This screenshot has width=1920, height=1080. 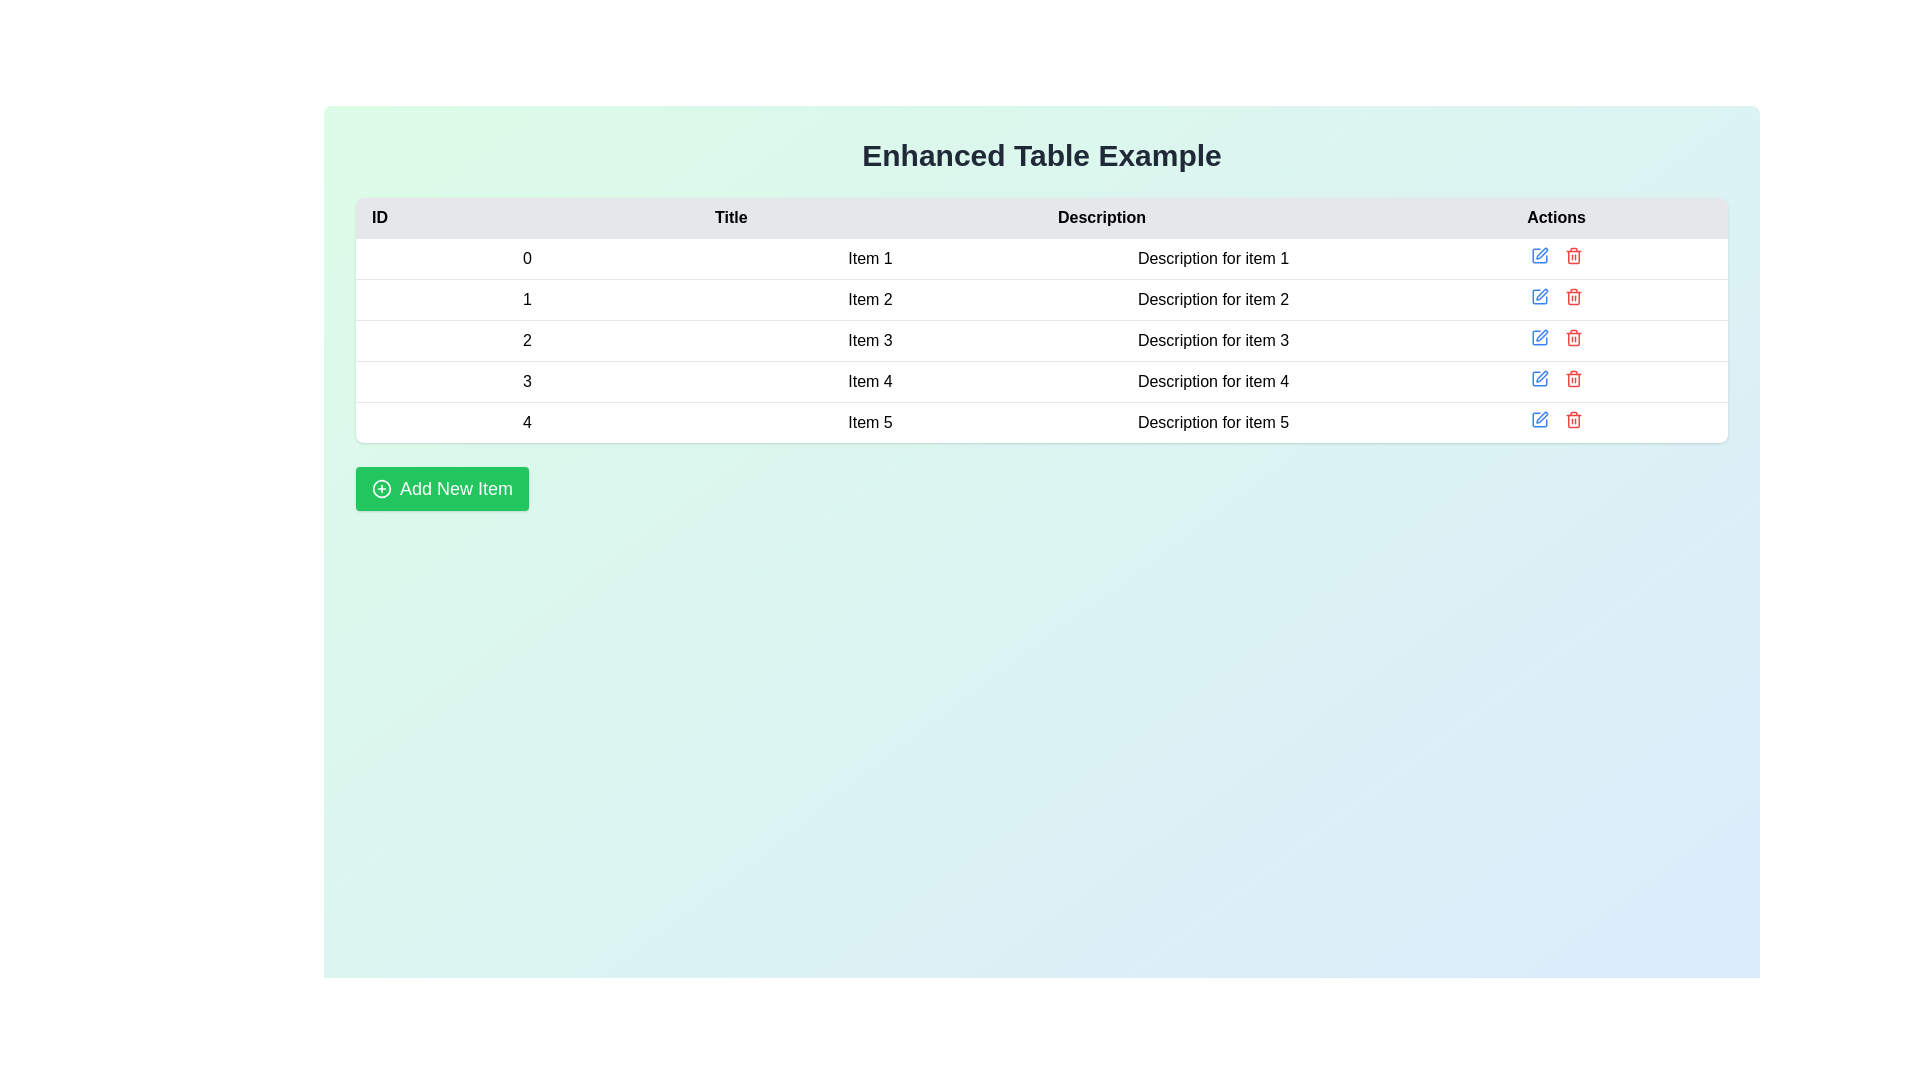 What do you see at coordinates (1040, 420) in the screenshot?
I see `the last table row containing ID '4', title 'Item 5', and description 'Description for item 5'` at bounding box center [1040, 420].